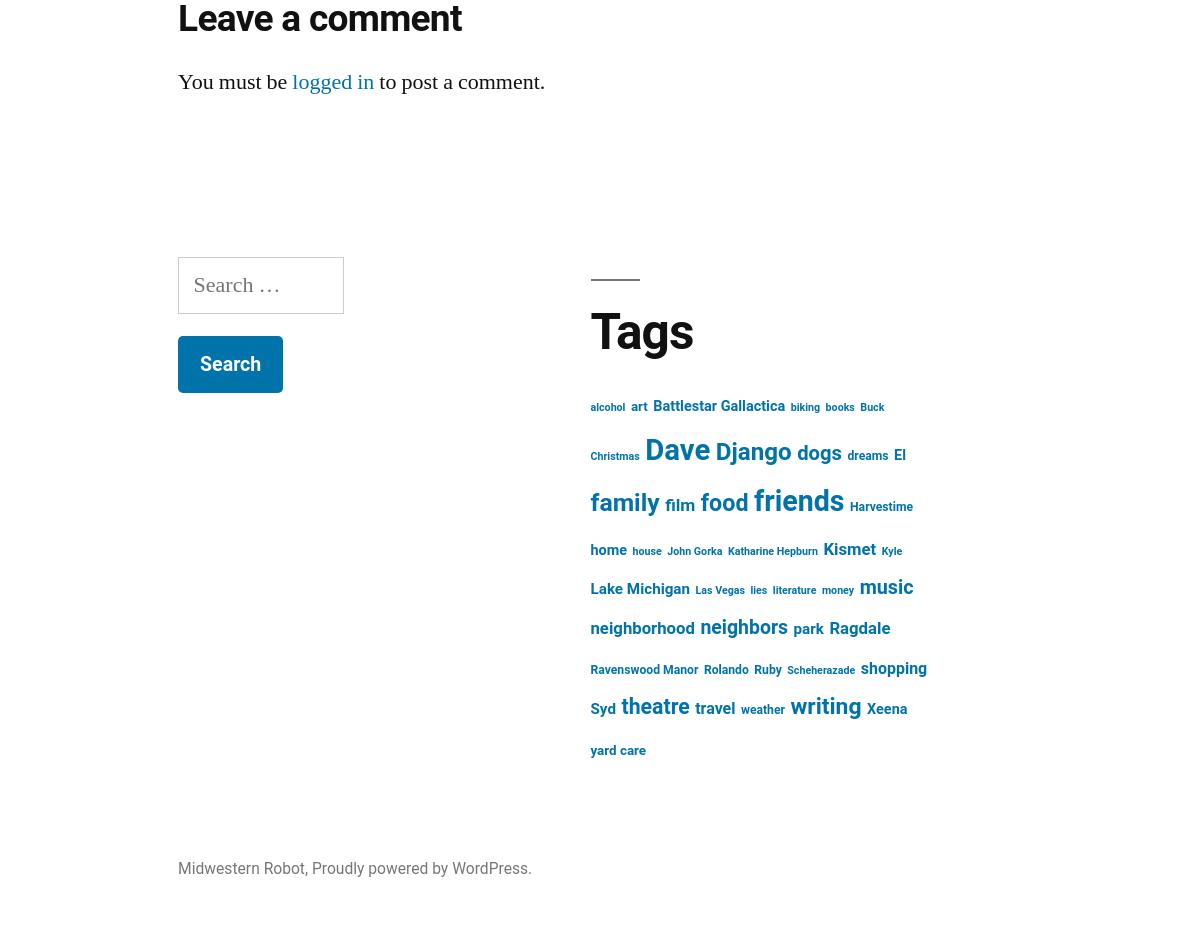  I want to click on 'literature', so click(792, 590).